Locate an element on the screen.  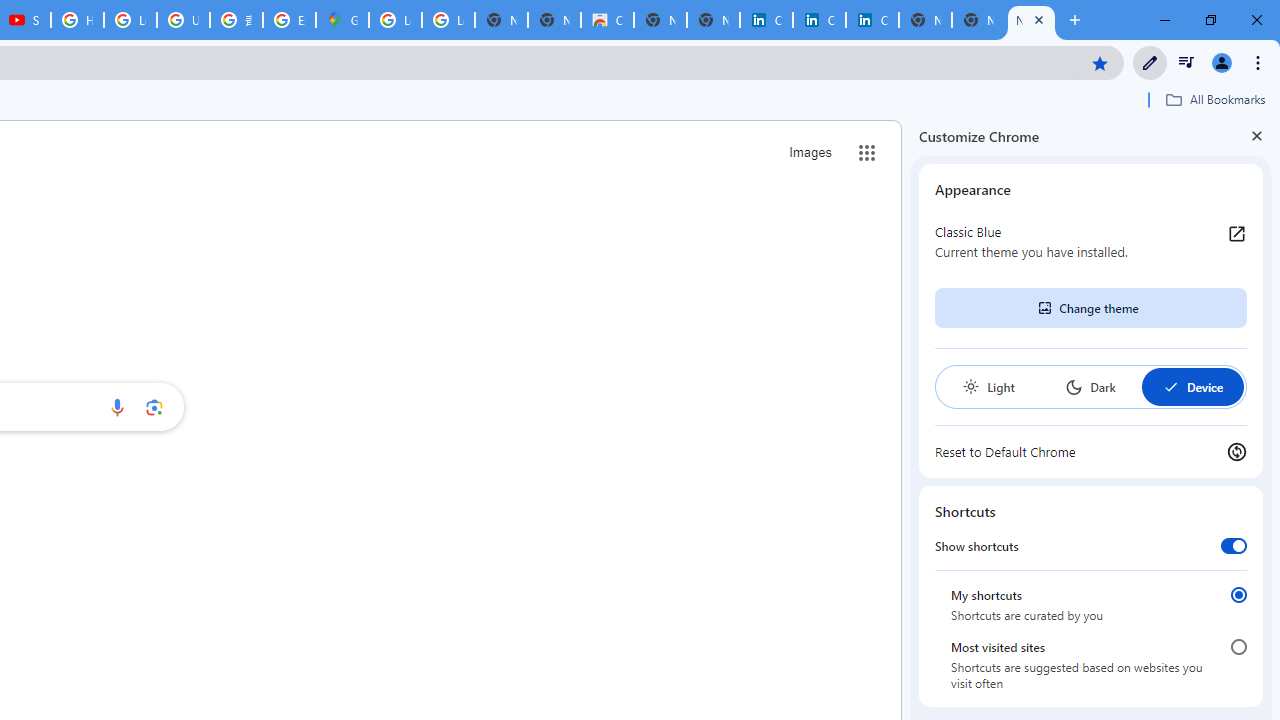
'New Tab' is located at coordinates (1031, 20).